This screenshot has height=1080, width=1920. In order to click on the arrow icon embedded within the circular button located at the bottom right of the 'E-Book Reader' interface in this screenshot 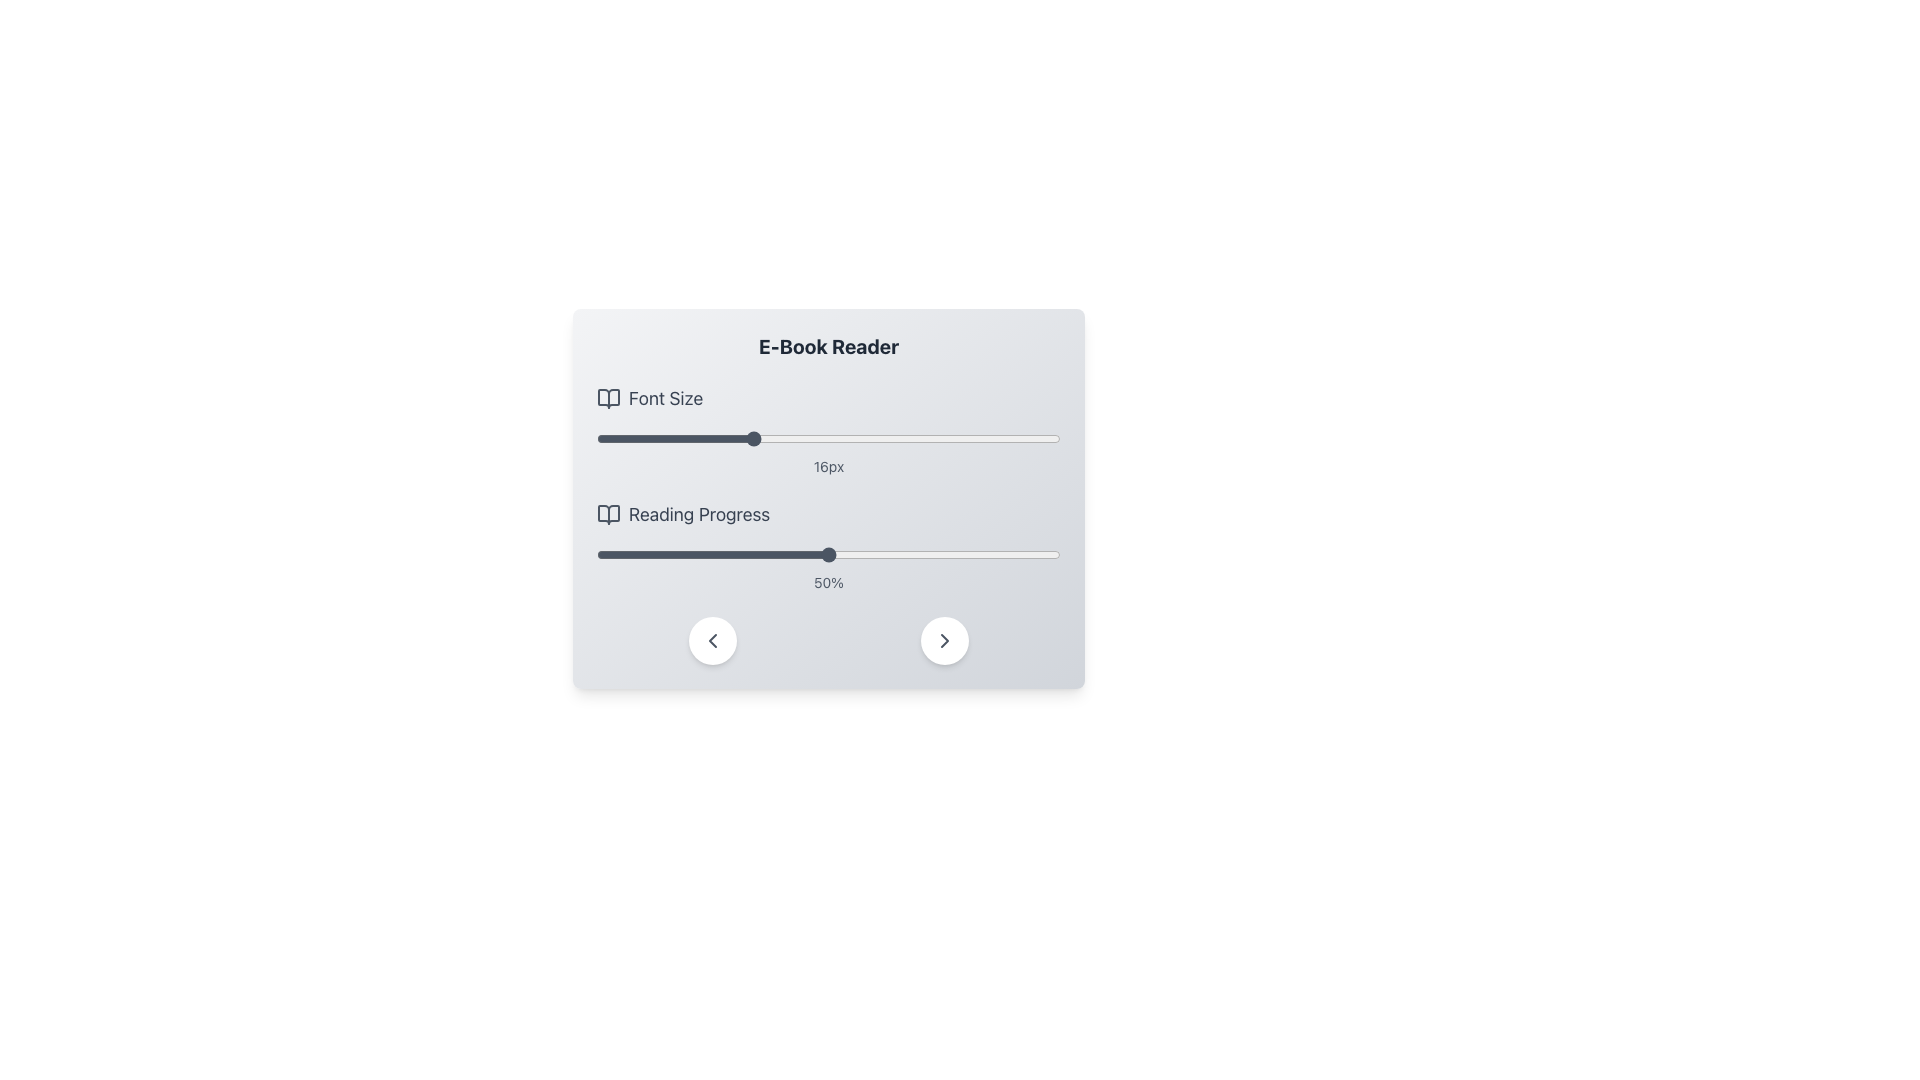, I will do `click(944, 640)`.